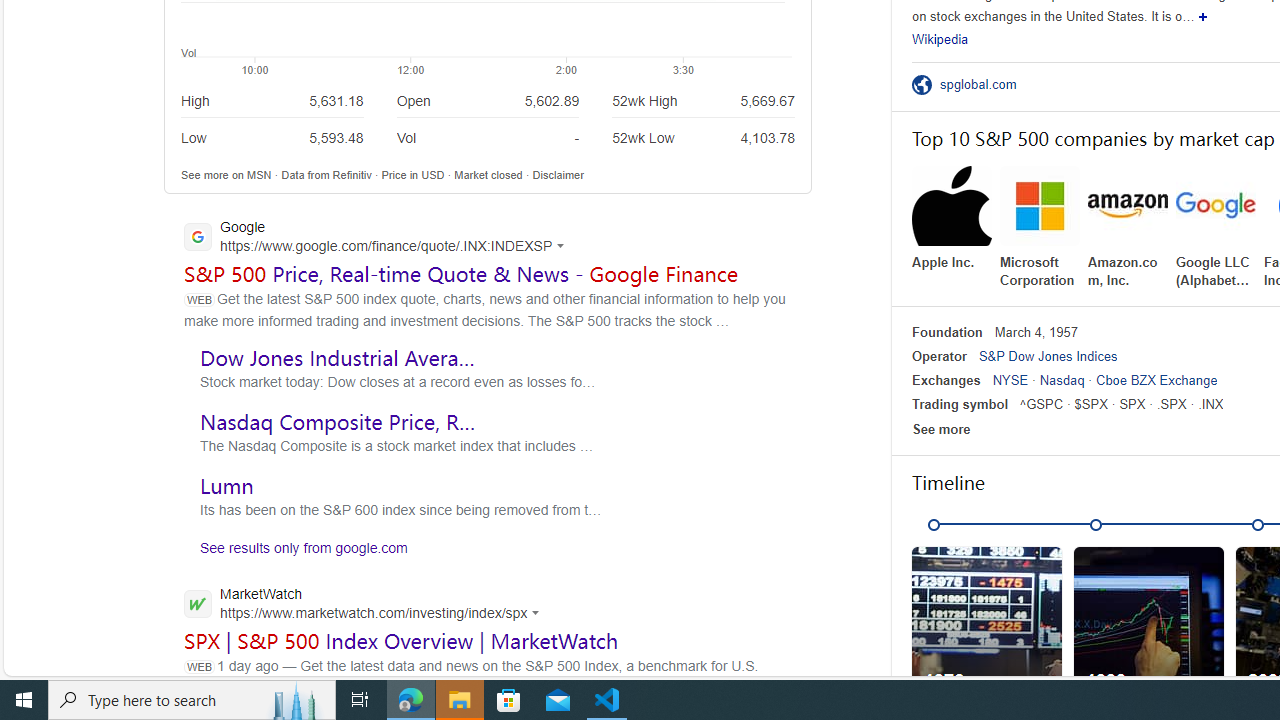  I want to click on 'See results only from google.com', so click(295, 552).